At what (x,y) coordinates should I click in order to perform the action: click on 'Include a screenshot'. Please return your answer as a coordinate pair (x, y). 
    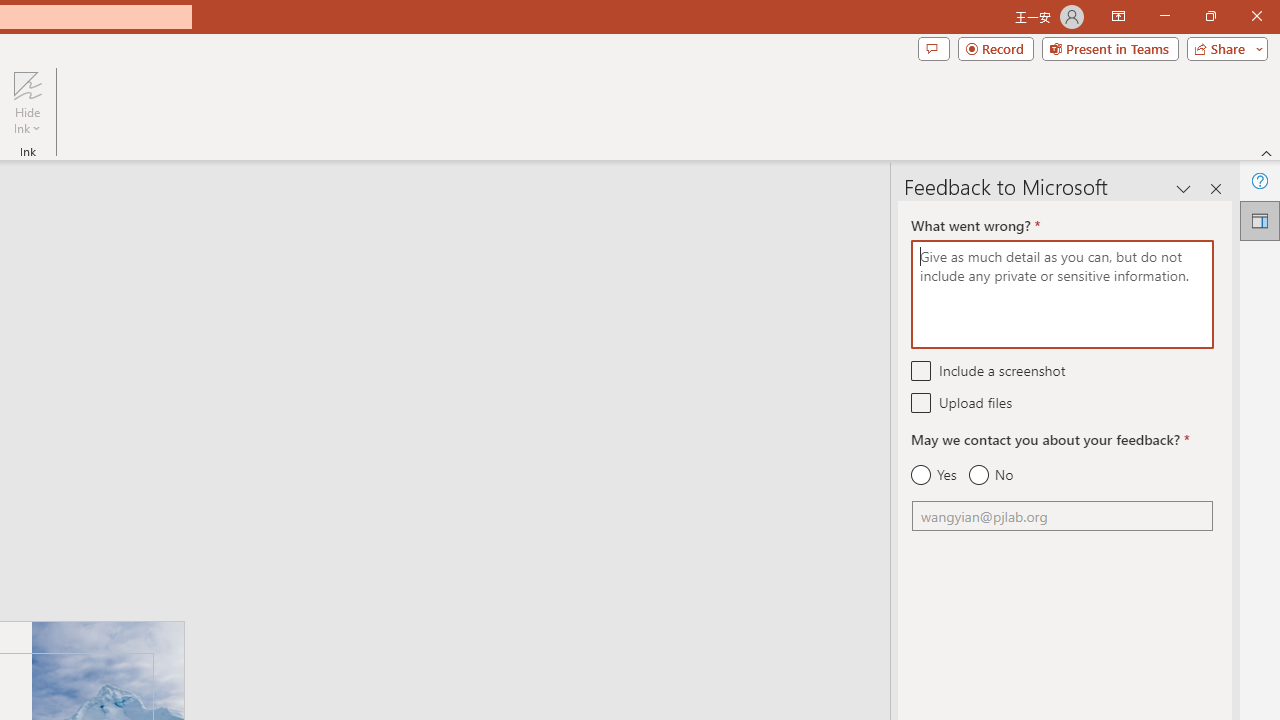
    Looking at the image, I should click on (920, 370).